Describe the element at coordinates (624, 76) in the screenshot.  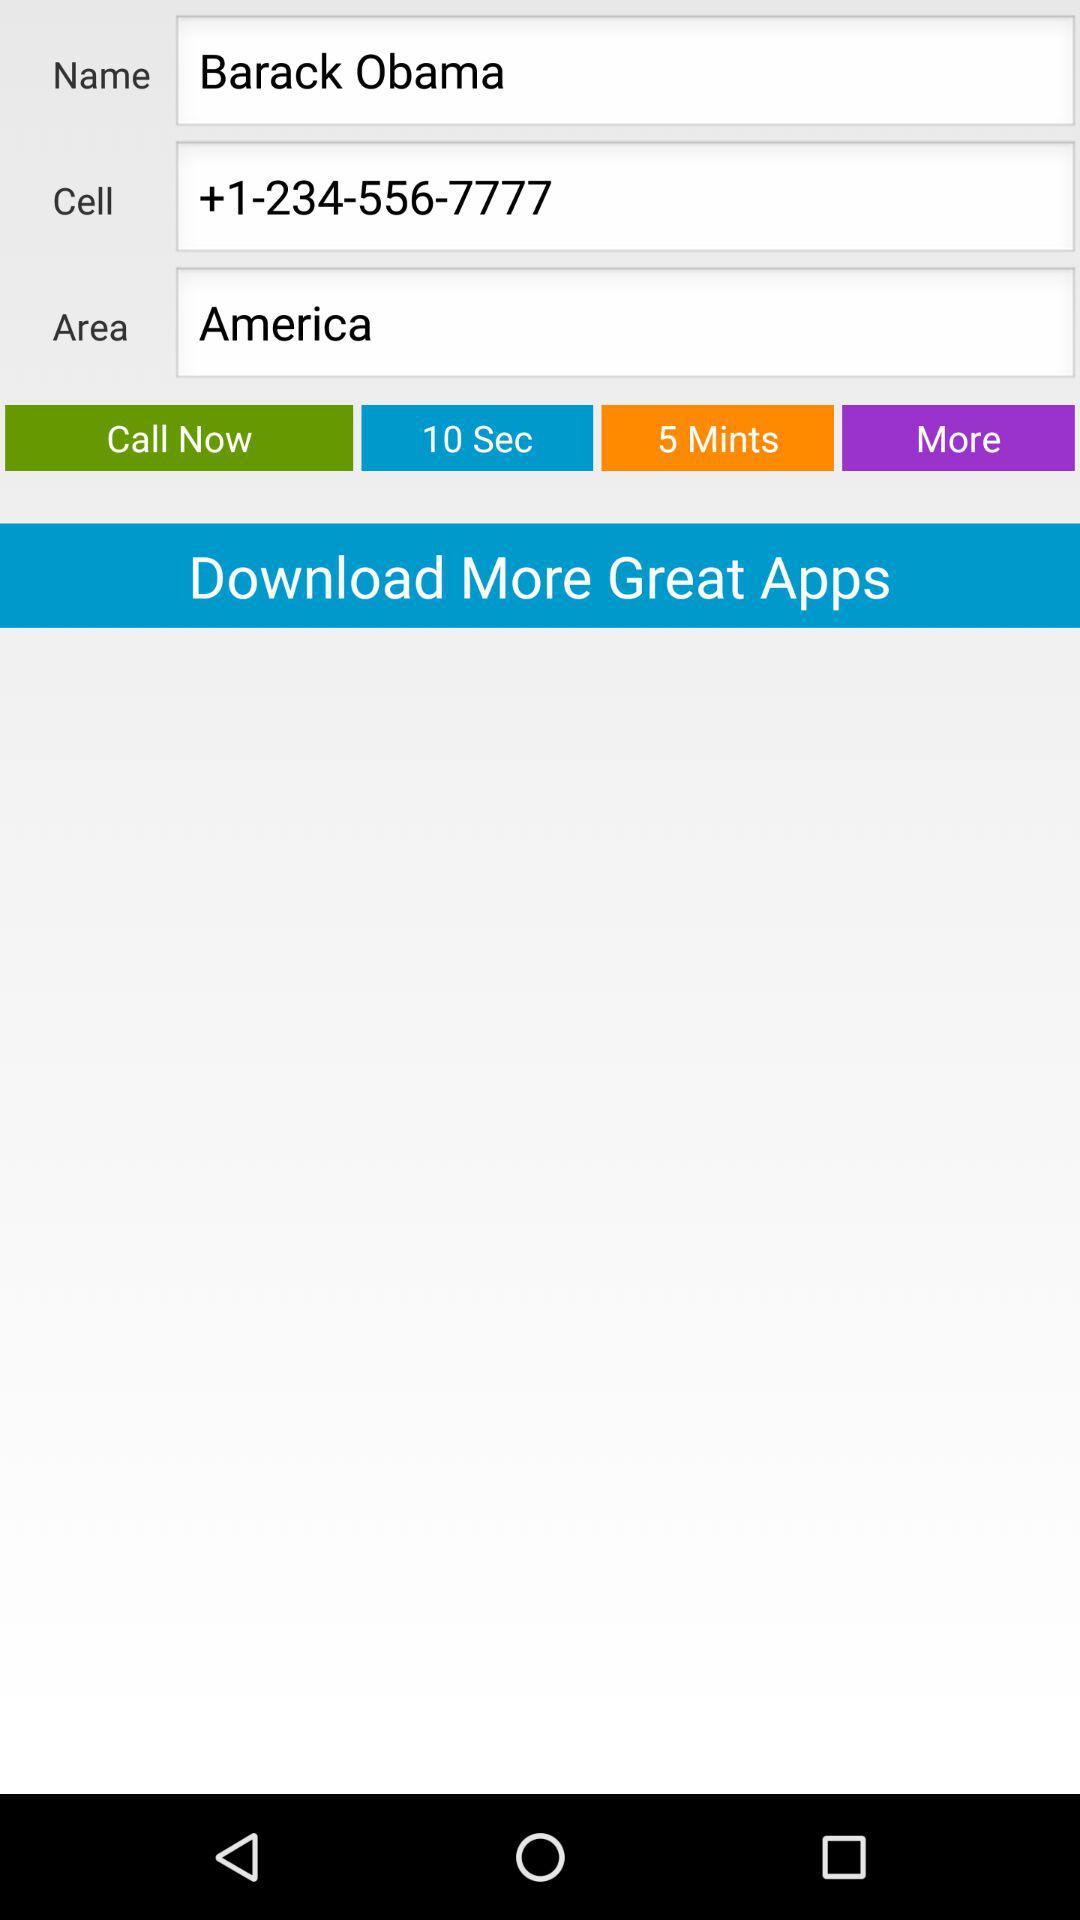
I see `enter the text field next to the name` at that location.